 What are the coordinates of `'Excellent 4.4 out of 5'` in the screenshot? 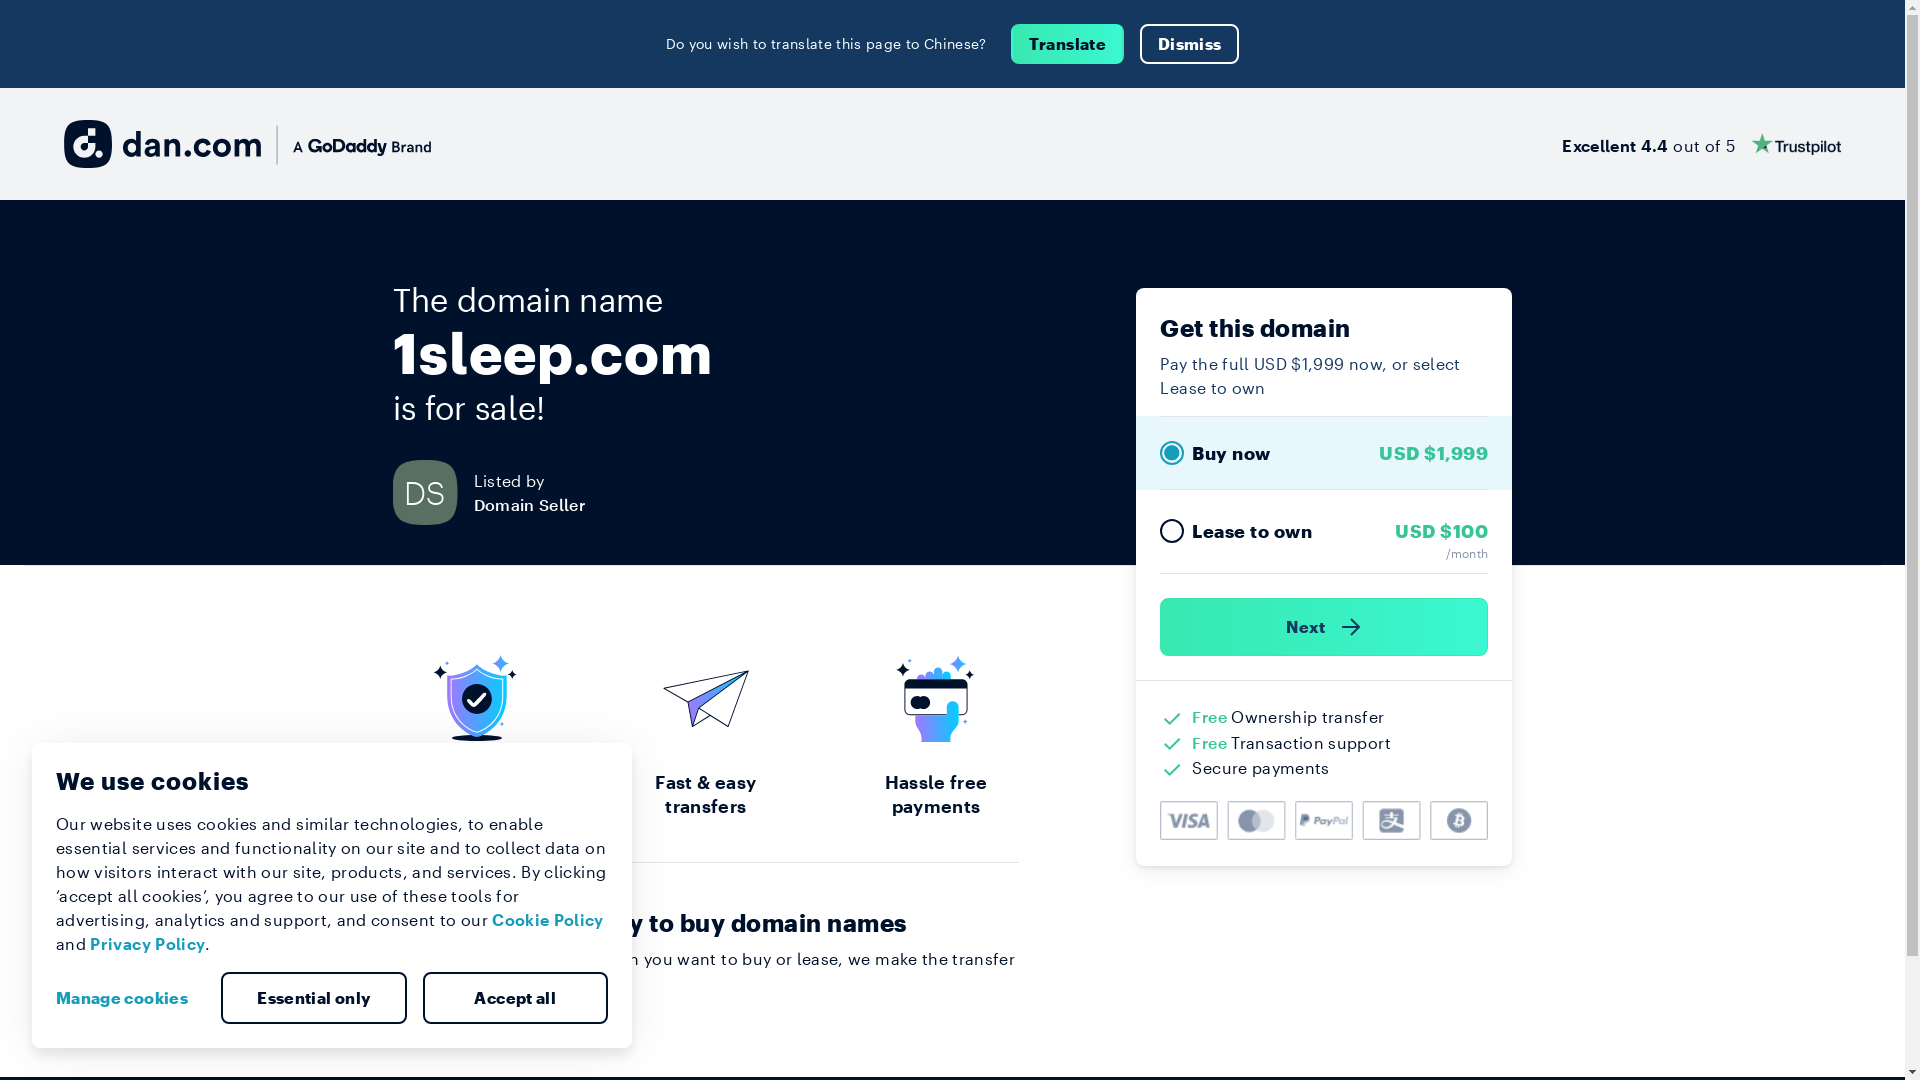 It's located at (1700, 142).